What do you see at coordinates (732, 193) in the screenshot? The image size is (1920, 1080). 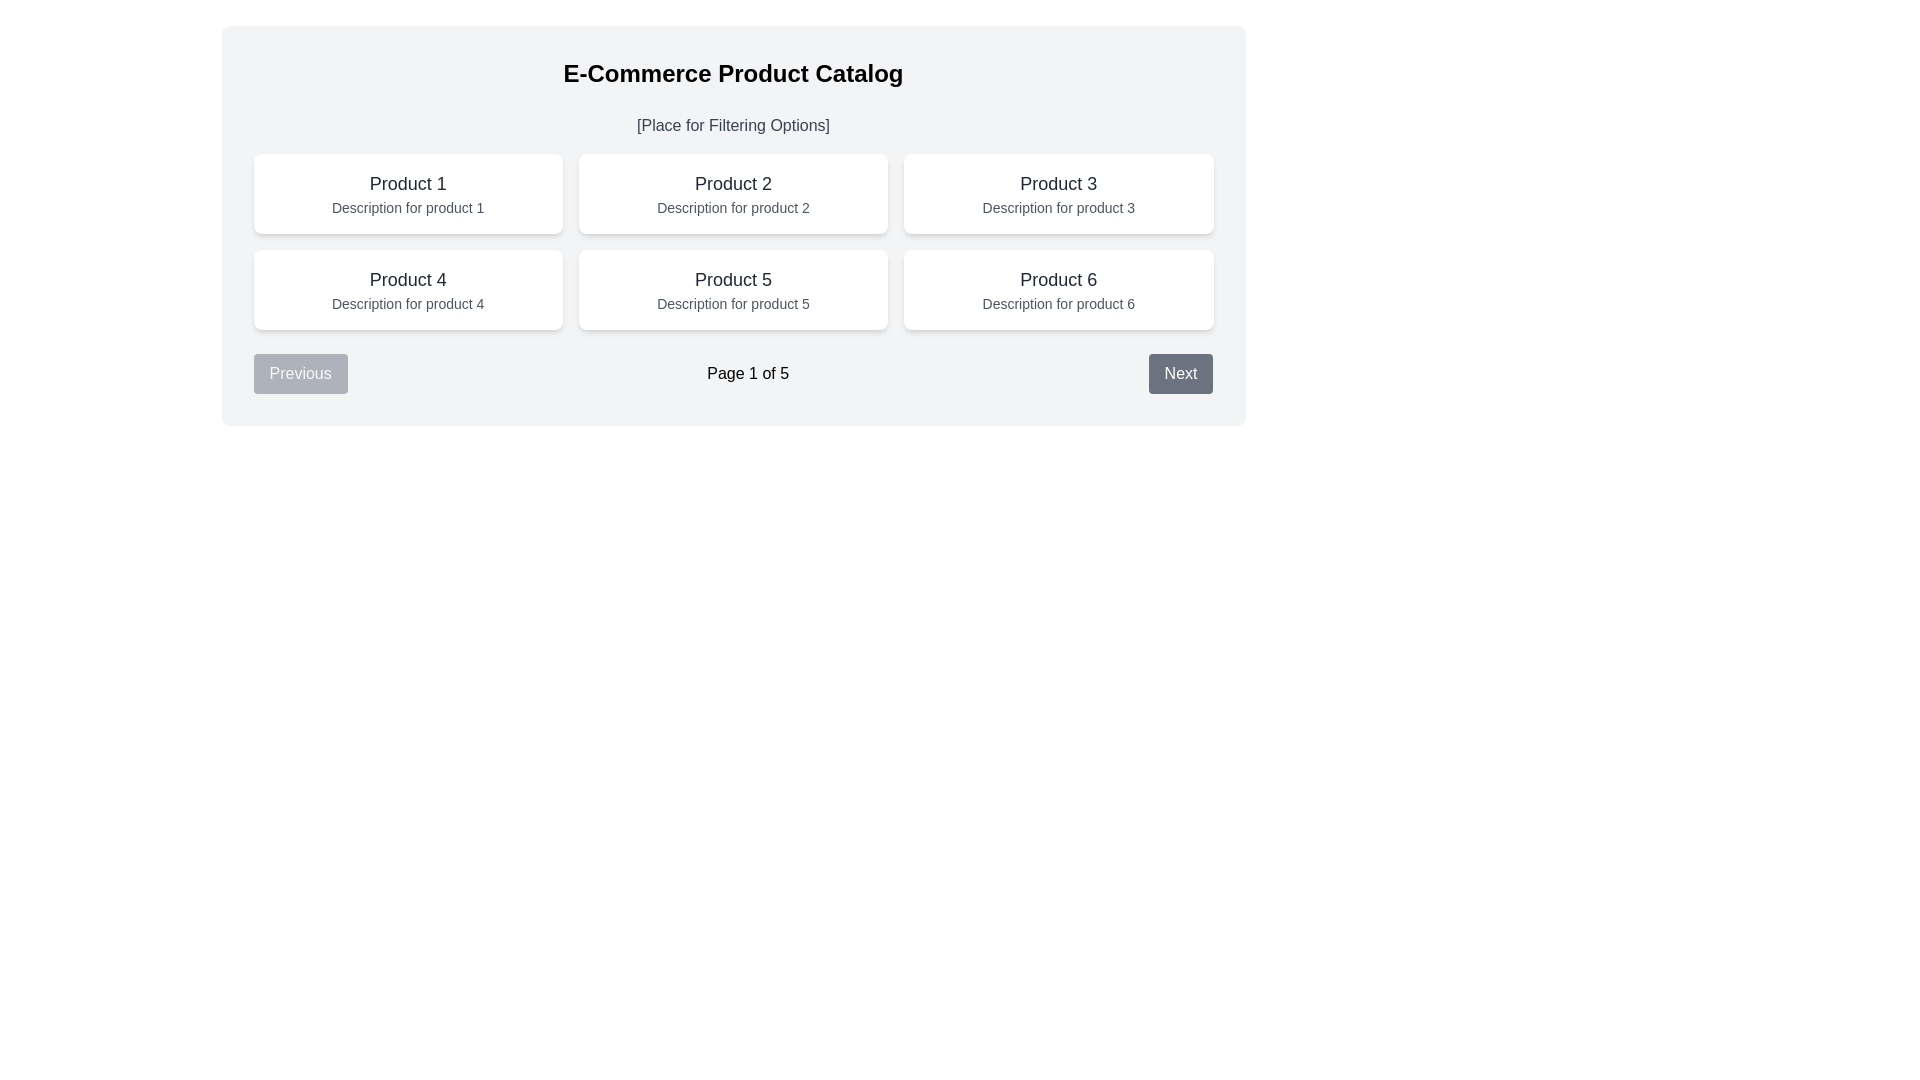 I see `the product display card for 'Product 2', which is the second card in the first row of the product catalog interface` at bounding box center [732, 193].